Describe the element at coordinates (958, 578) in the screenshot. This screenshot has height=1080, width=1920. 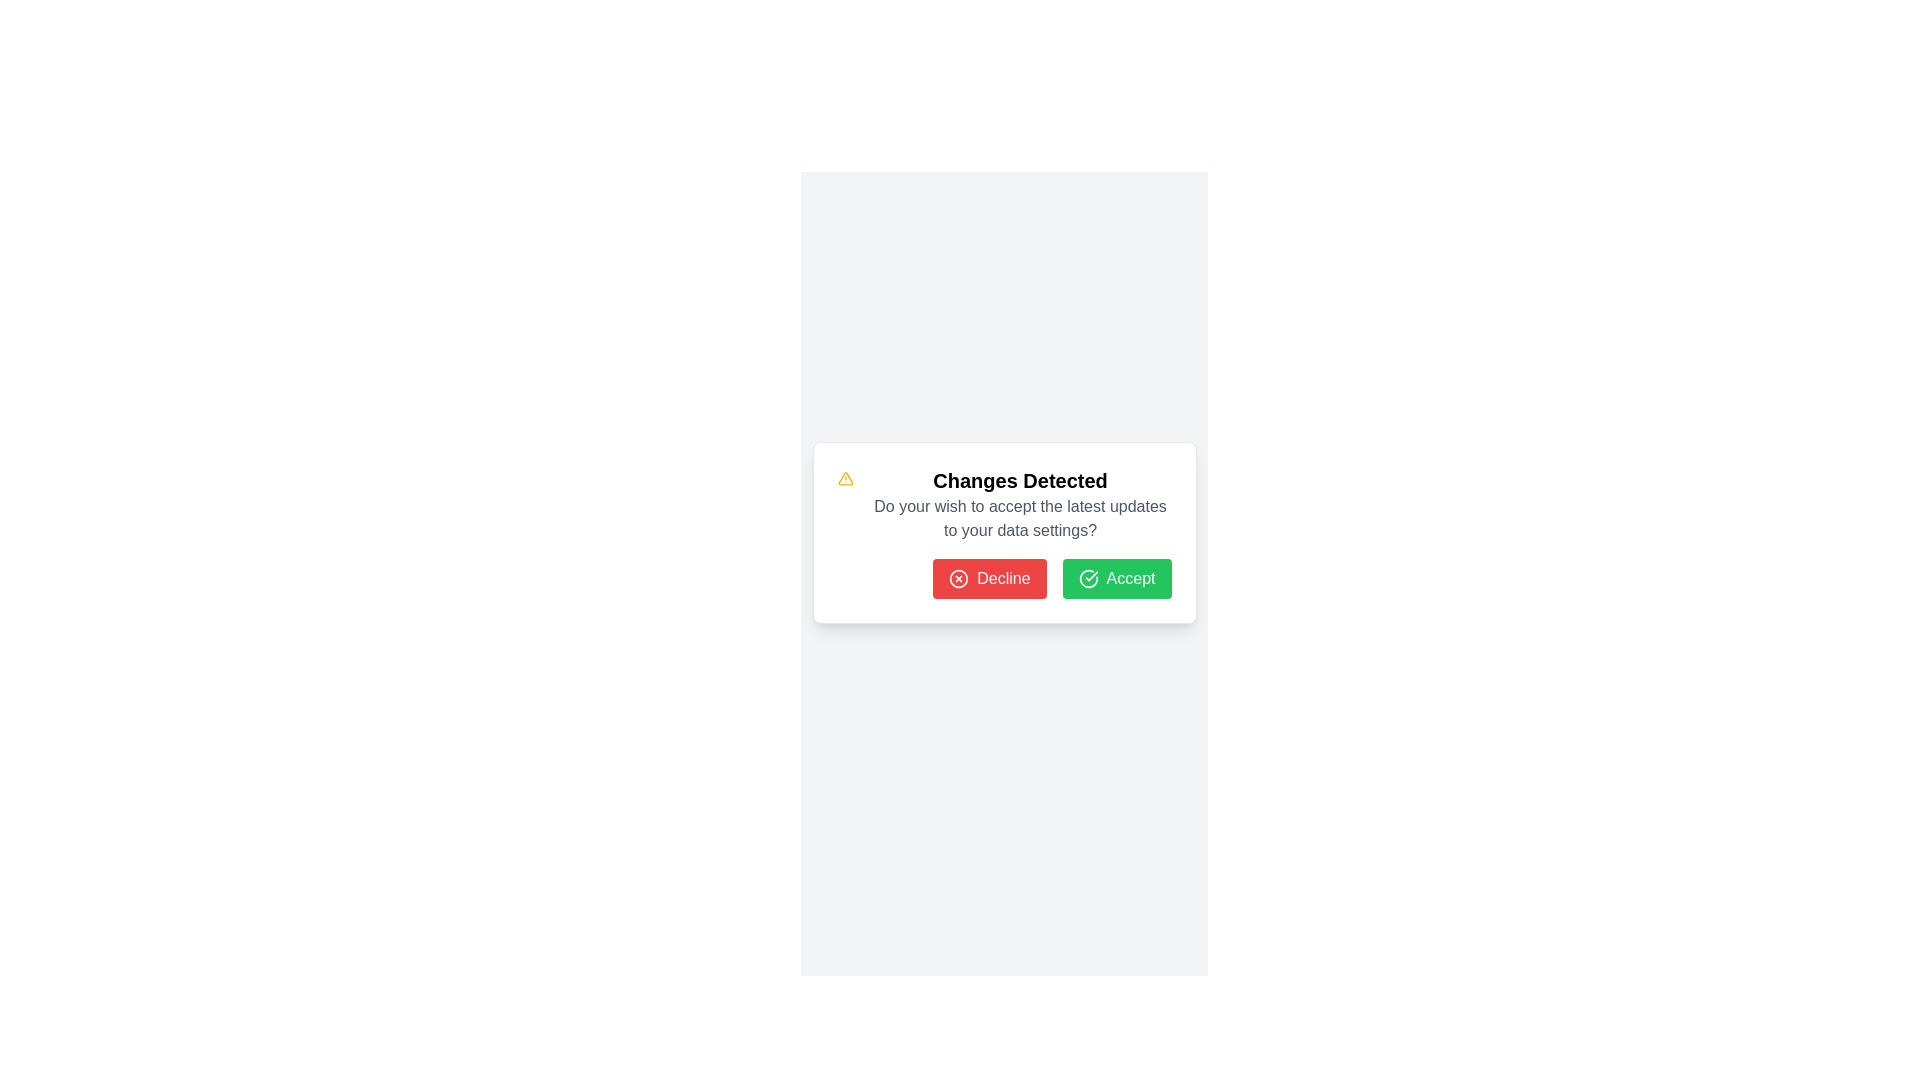
I see `the Decline icon located on the left side of the 'Decline' button at the bottom of the dialog box to initiate the associated action` at that location.